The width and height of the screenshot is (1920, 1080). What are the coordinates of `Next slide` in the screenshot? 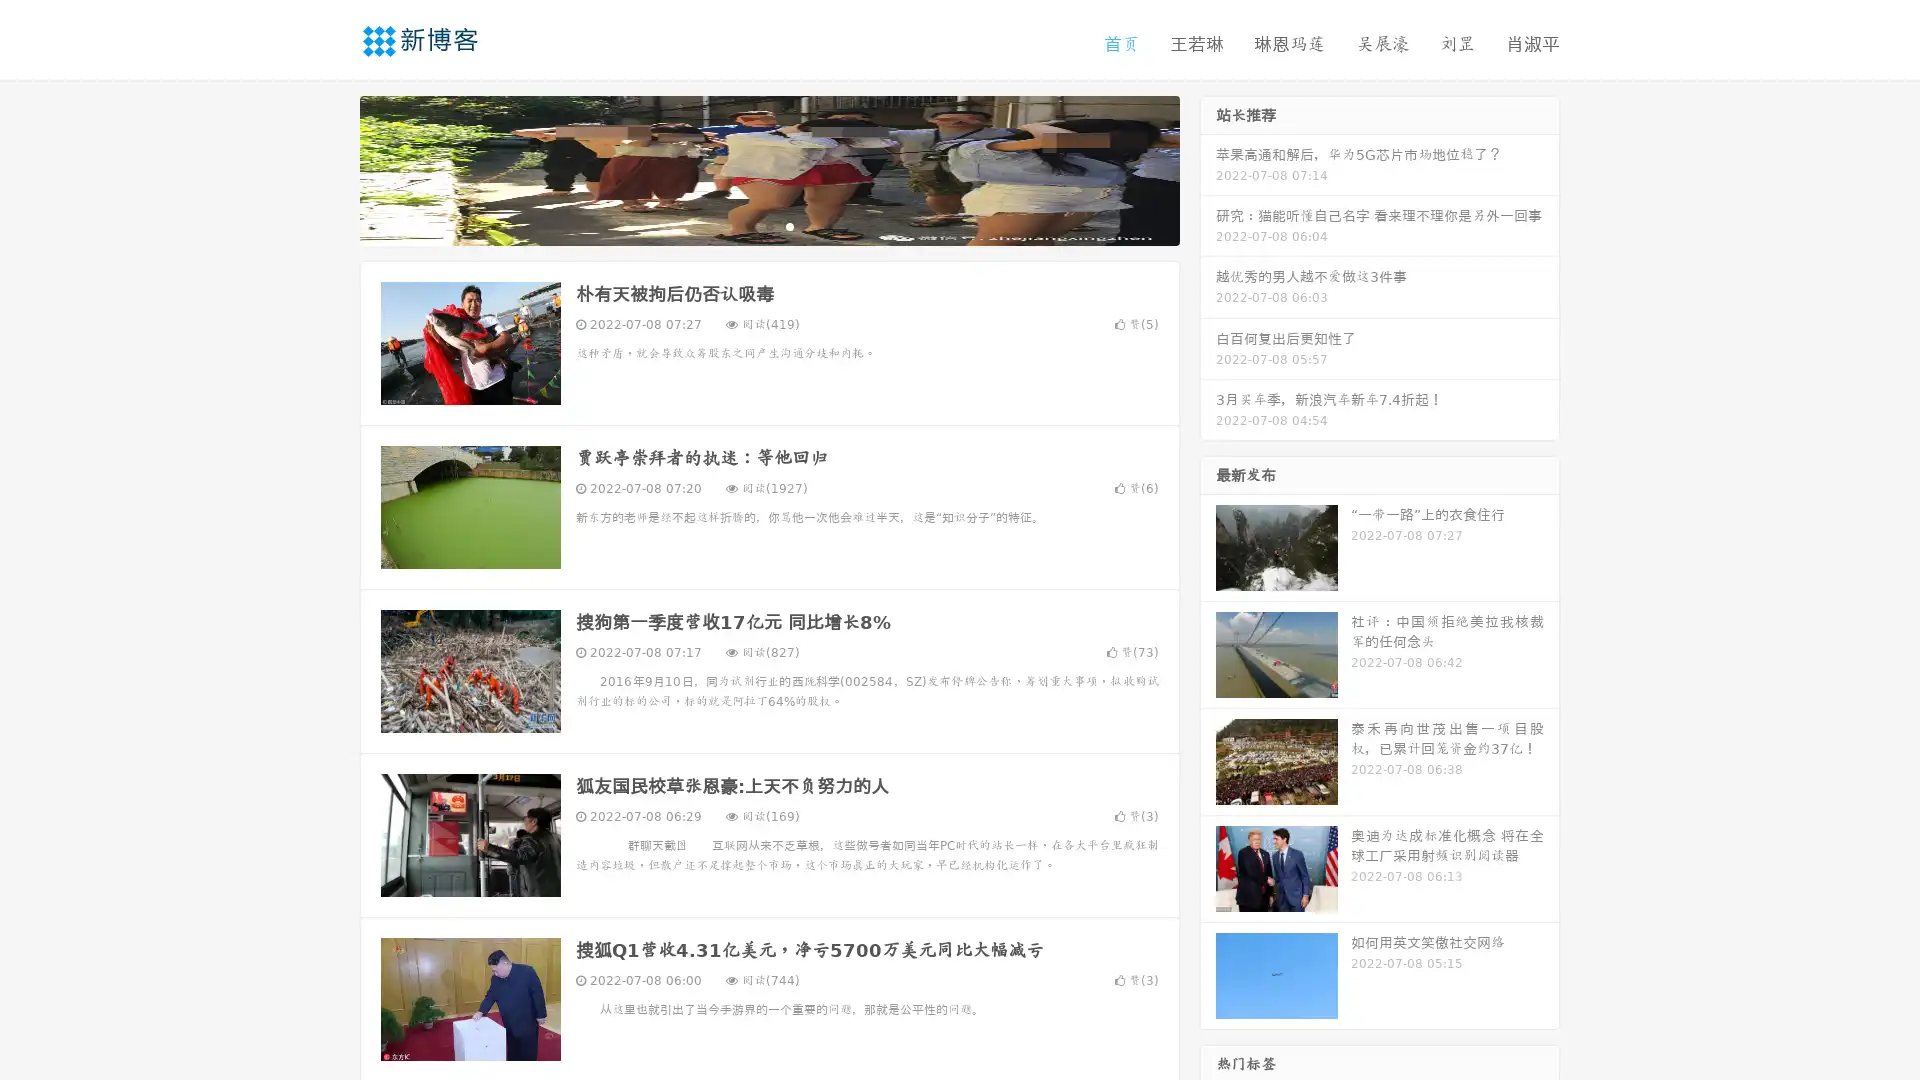 It's located at (1208, 168).